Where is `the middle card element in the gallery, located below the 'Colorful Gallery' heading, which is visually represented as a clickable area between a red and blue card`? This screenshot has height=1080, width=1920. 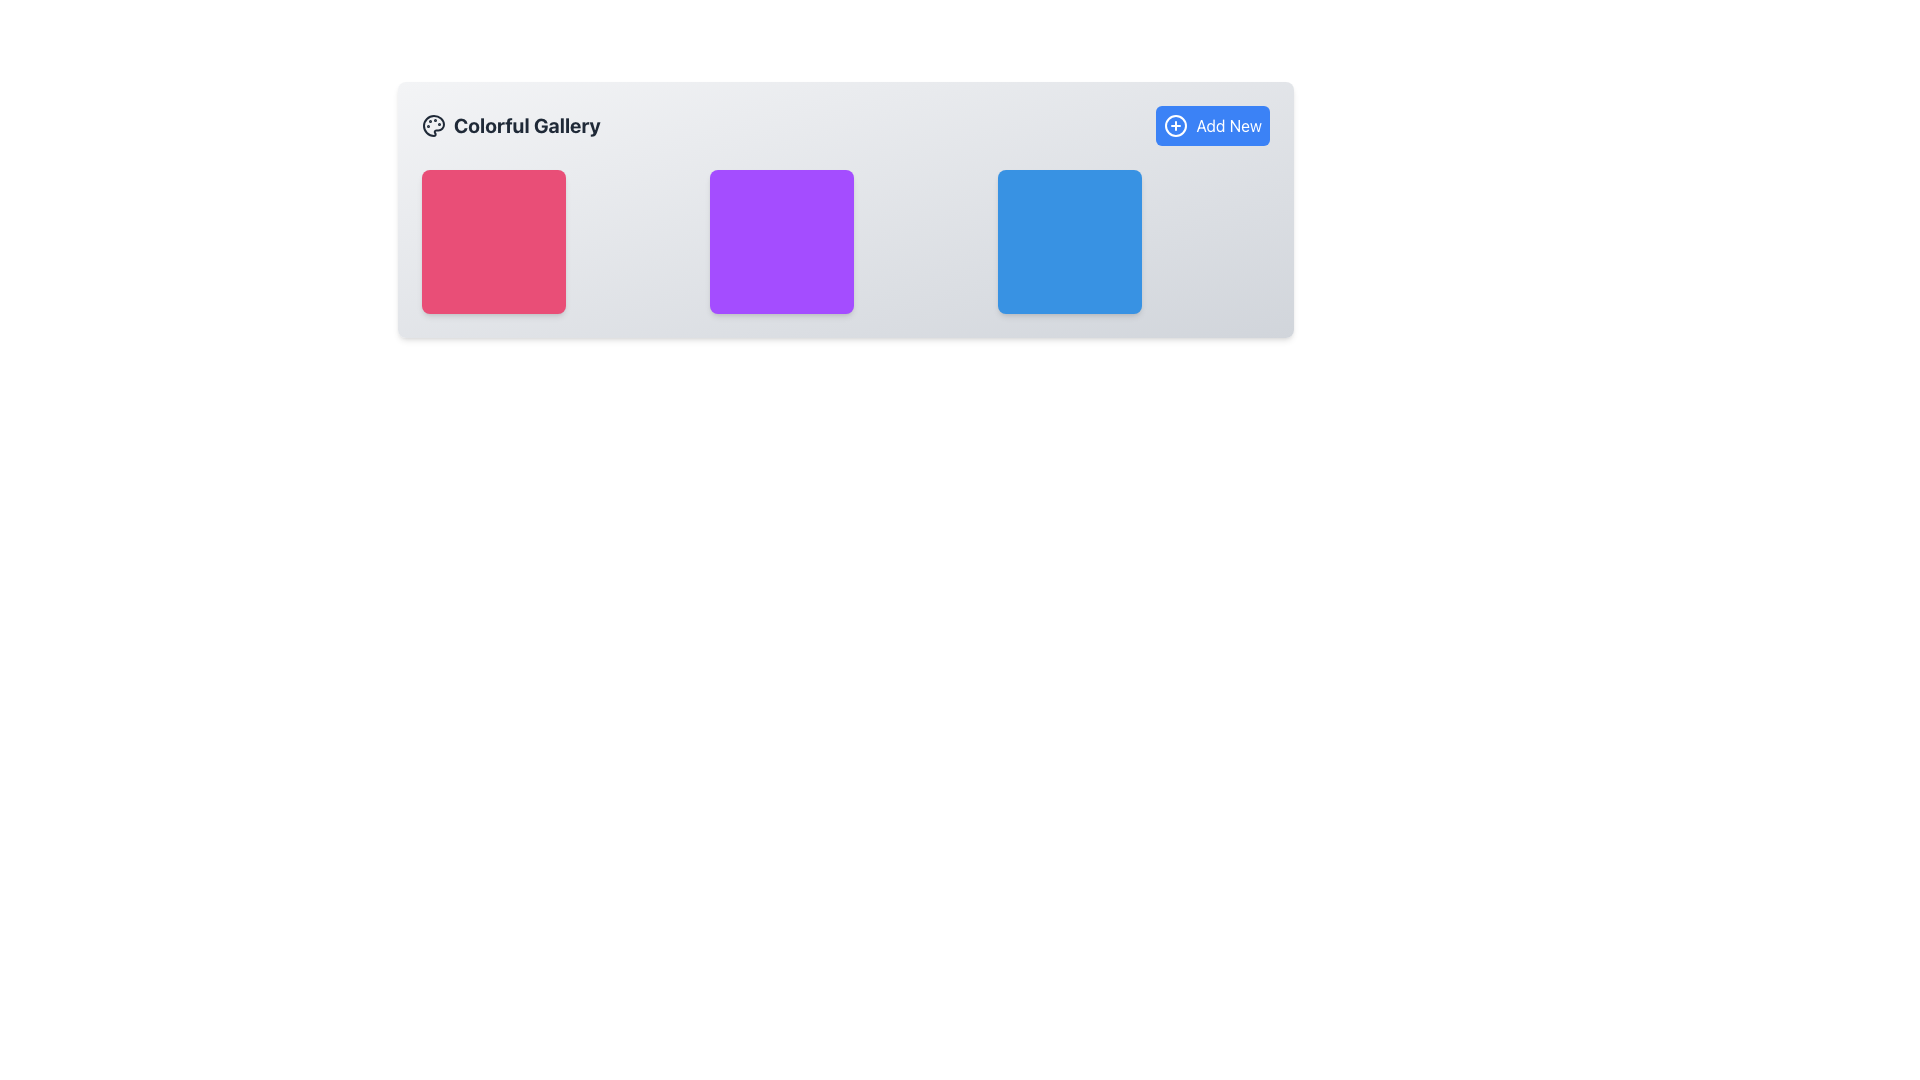
the middle card element in the gallery, located below the 'Colorful Gallery' heading, which is visually represented as a clickable area between a red and blue card is located at coordinates (845, 241).